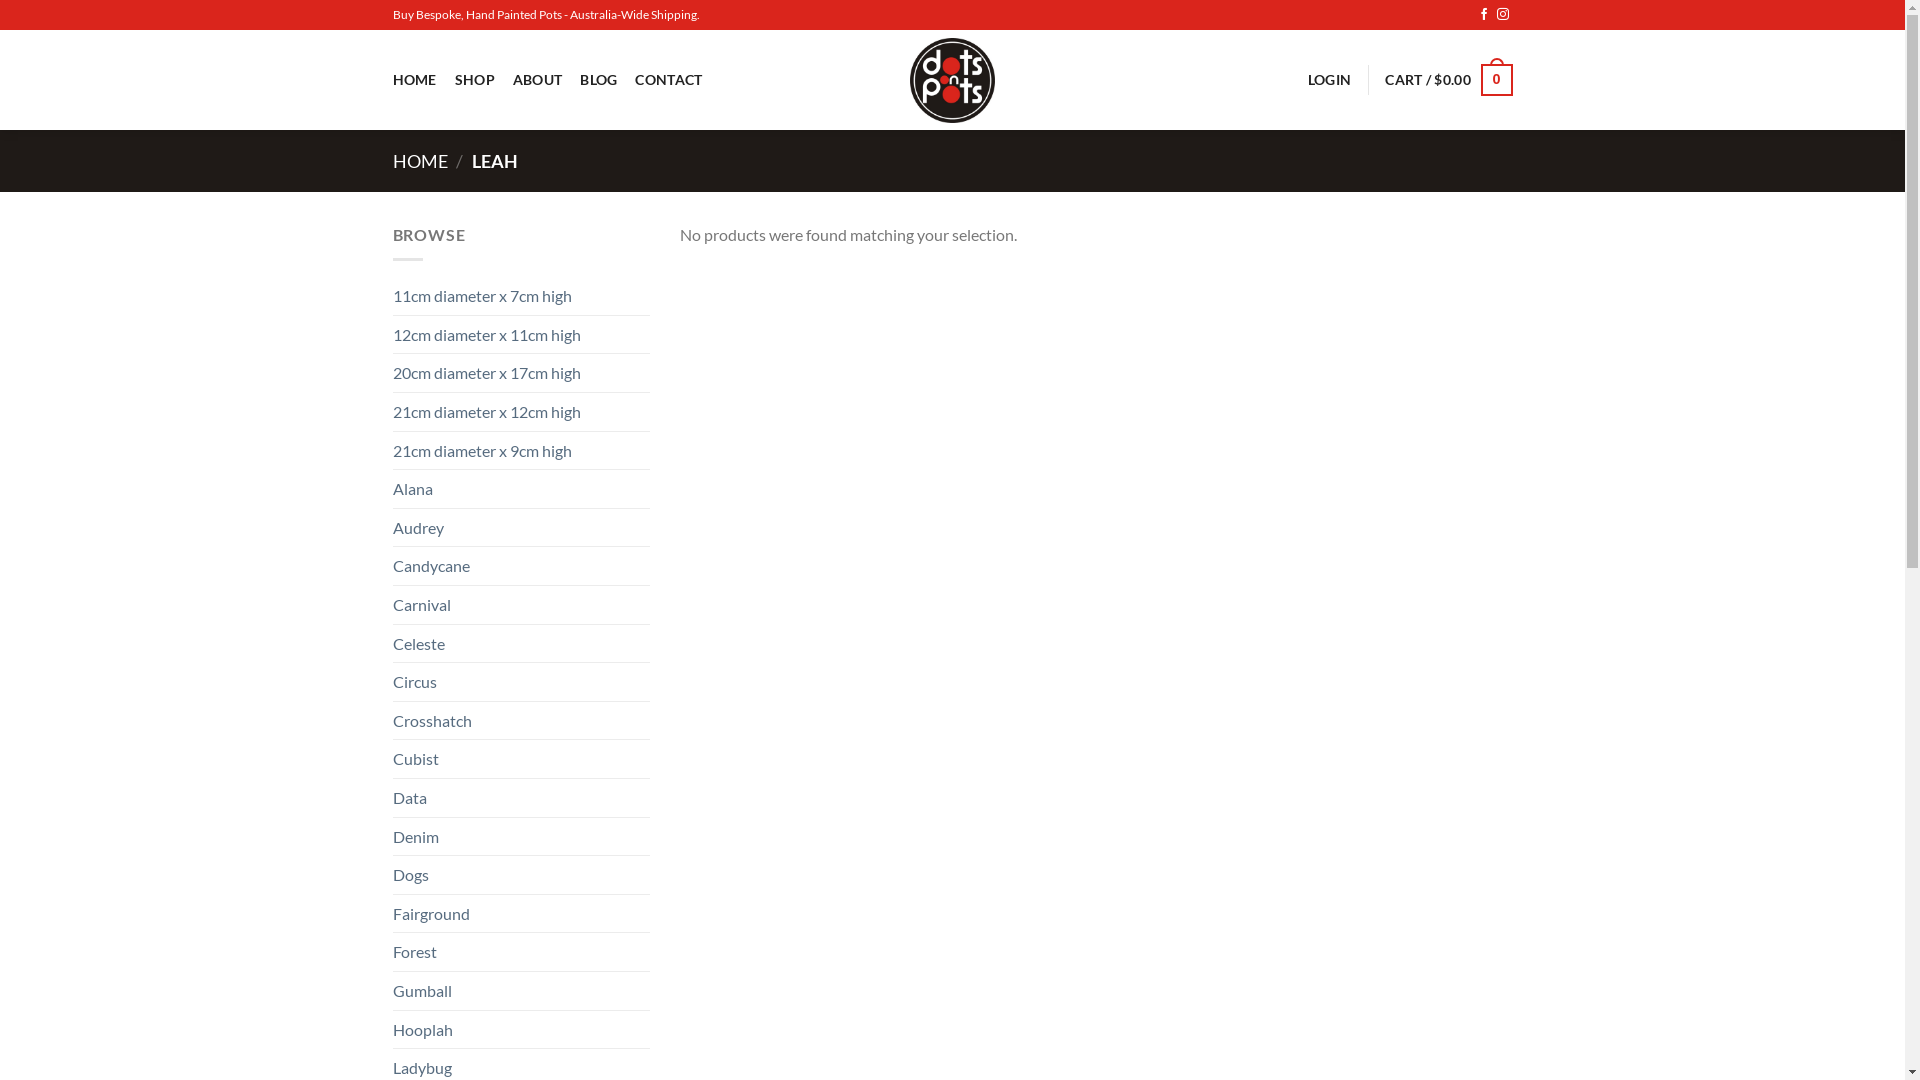 This screenshot has width=1920, height=1080. I want to click on '21cm diameter x 9cm high', so click(392, 451).